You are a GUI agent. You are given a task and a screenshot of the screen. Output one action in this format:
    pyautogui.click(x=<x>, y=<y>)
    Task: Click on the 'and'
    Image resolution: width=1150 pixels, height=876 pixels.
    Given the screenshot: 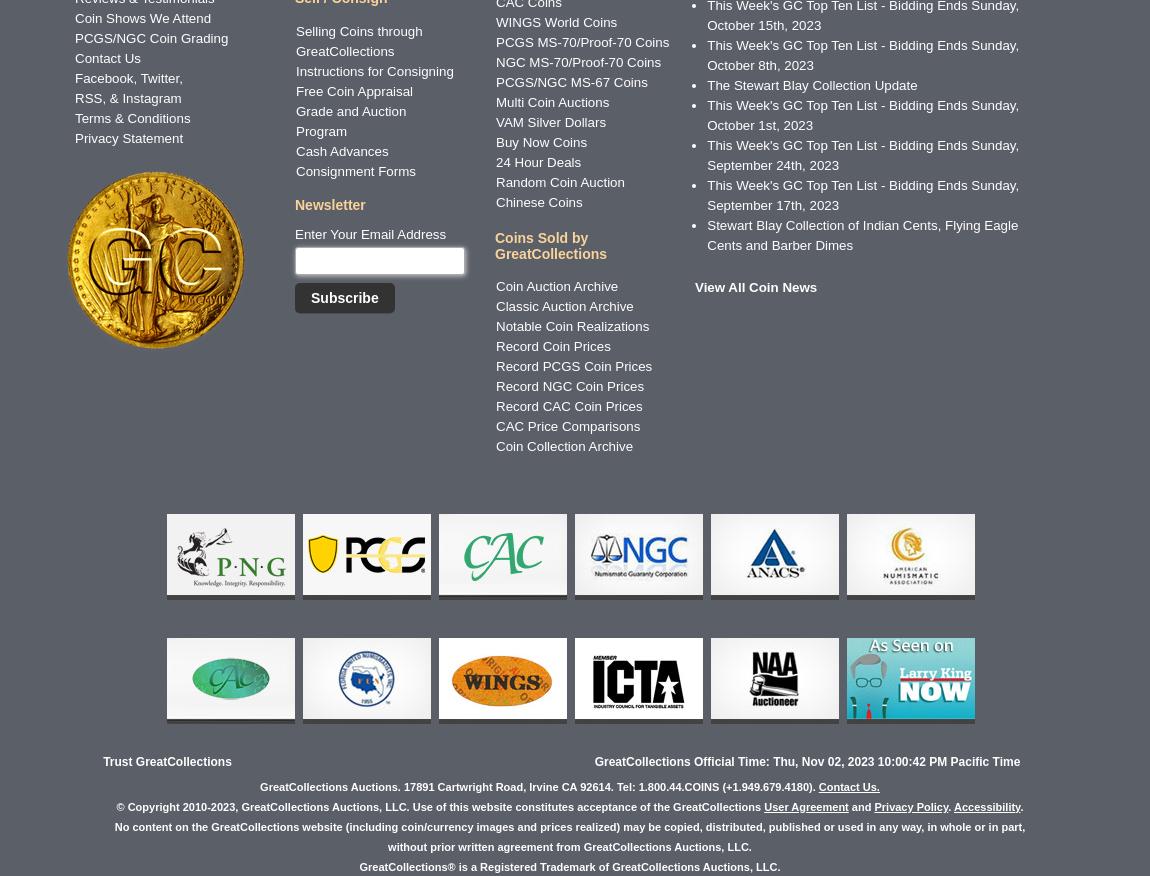 What is the action you would take?
    pyautogui.click(x=847, y=805)
    